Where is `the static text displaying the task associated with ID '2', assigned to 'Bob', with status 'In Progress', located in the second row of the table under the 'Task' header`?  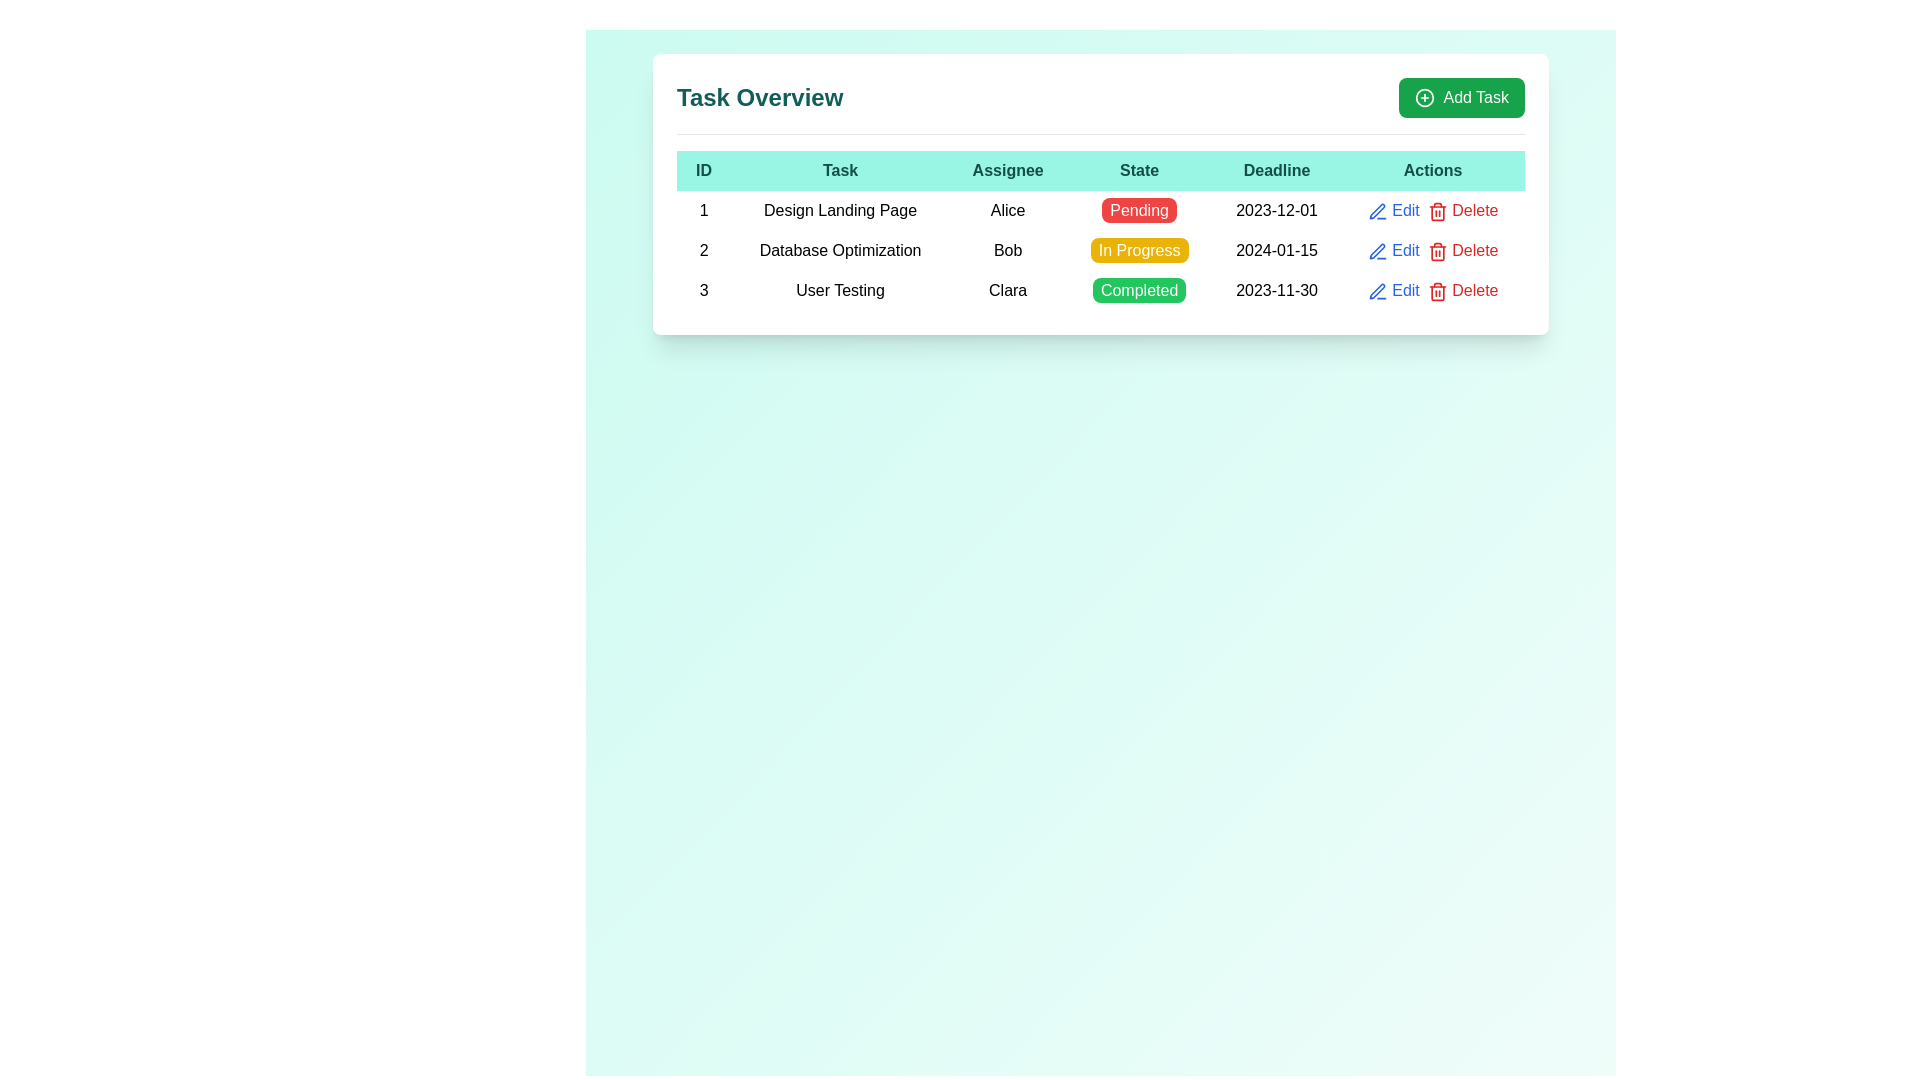
the static text displaying the task associated with ID '2', assigned to 'Bob', with status 'In Progress', located in the second row of the table under the 'Task' header is located at coordinates (840, 249).